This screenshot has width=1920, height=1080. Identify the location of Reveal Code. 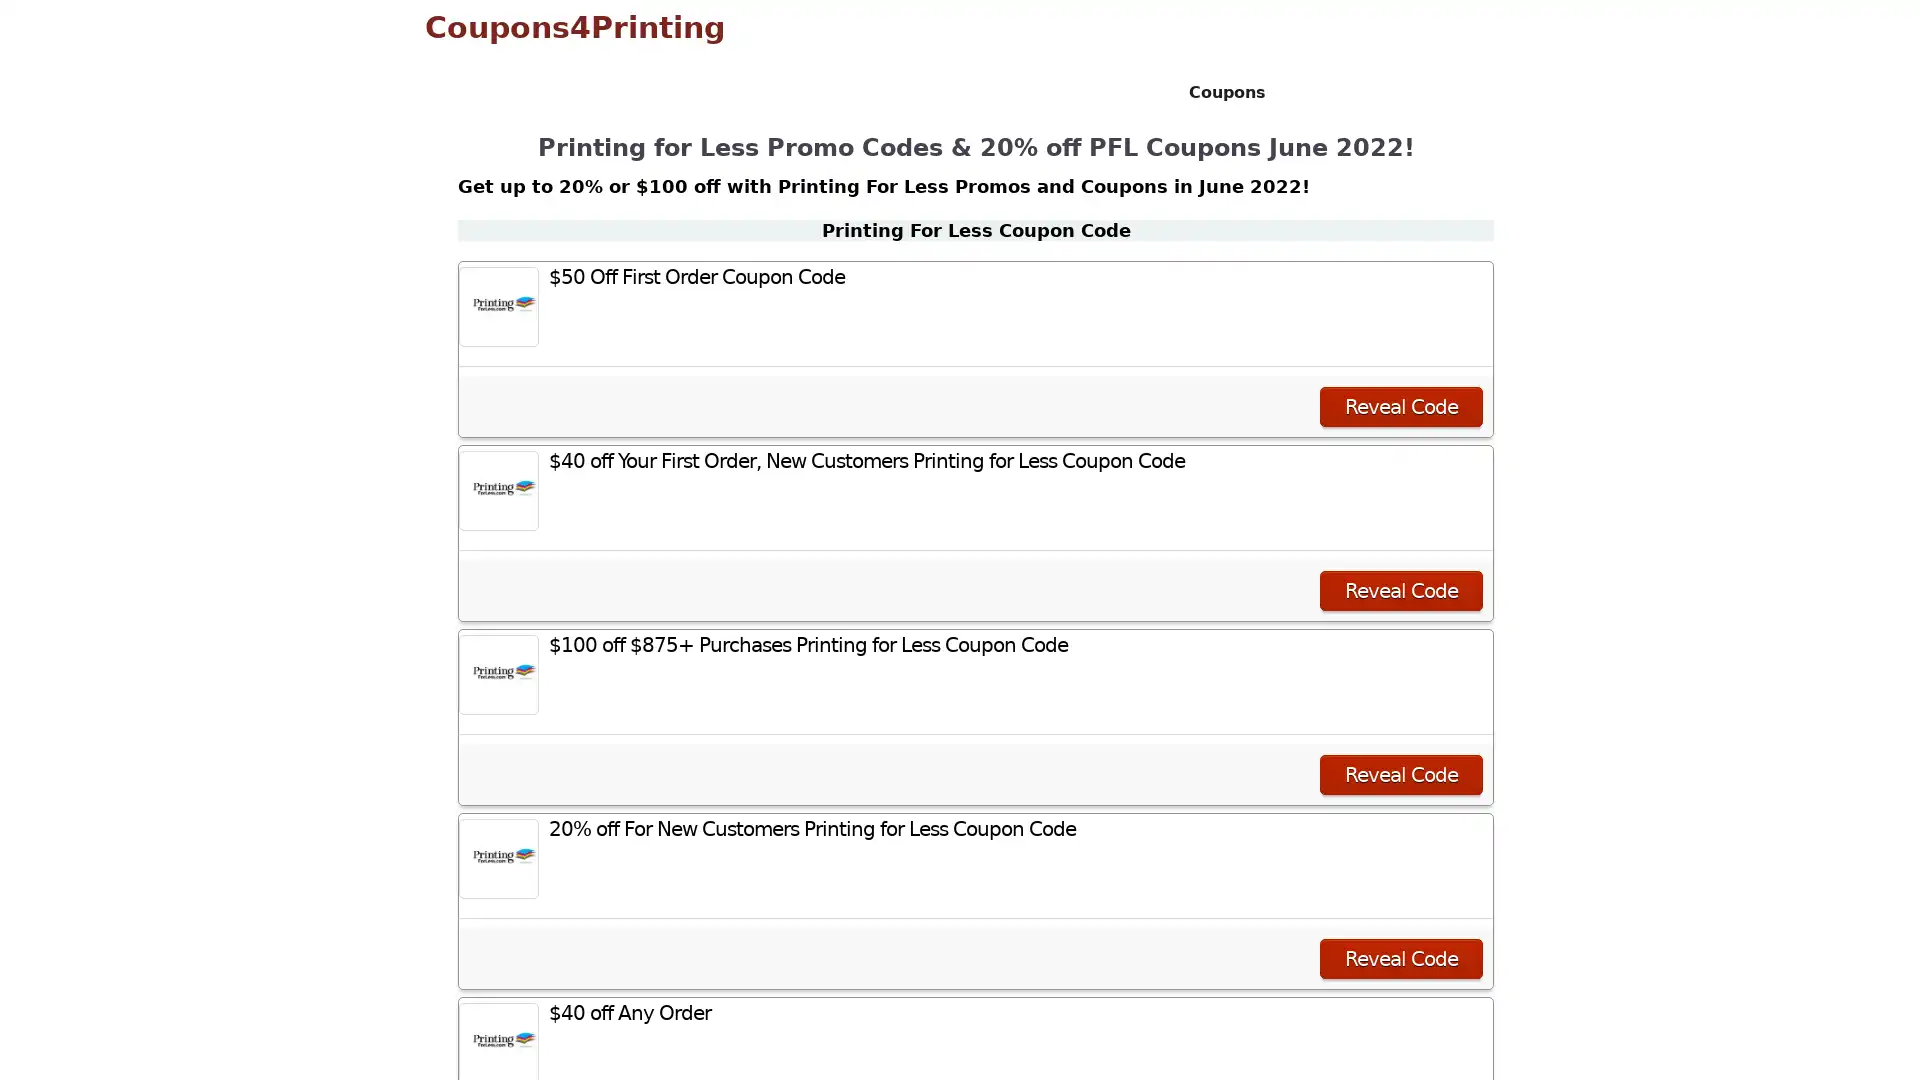
(1400, 958).